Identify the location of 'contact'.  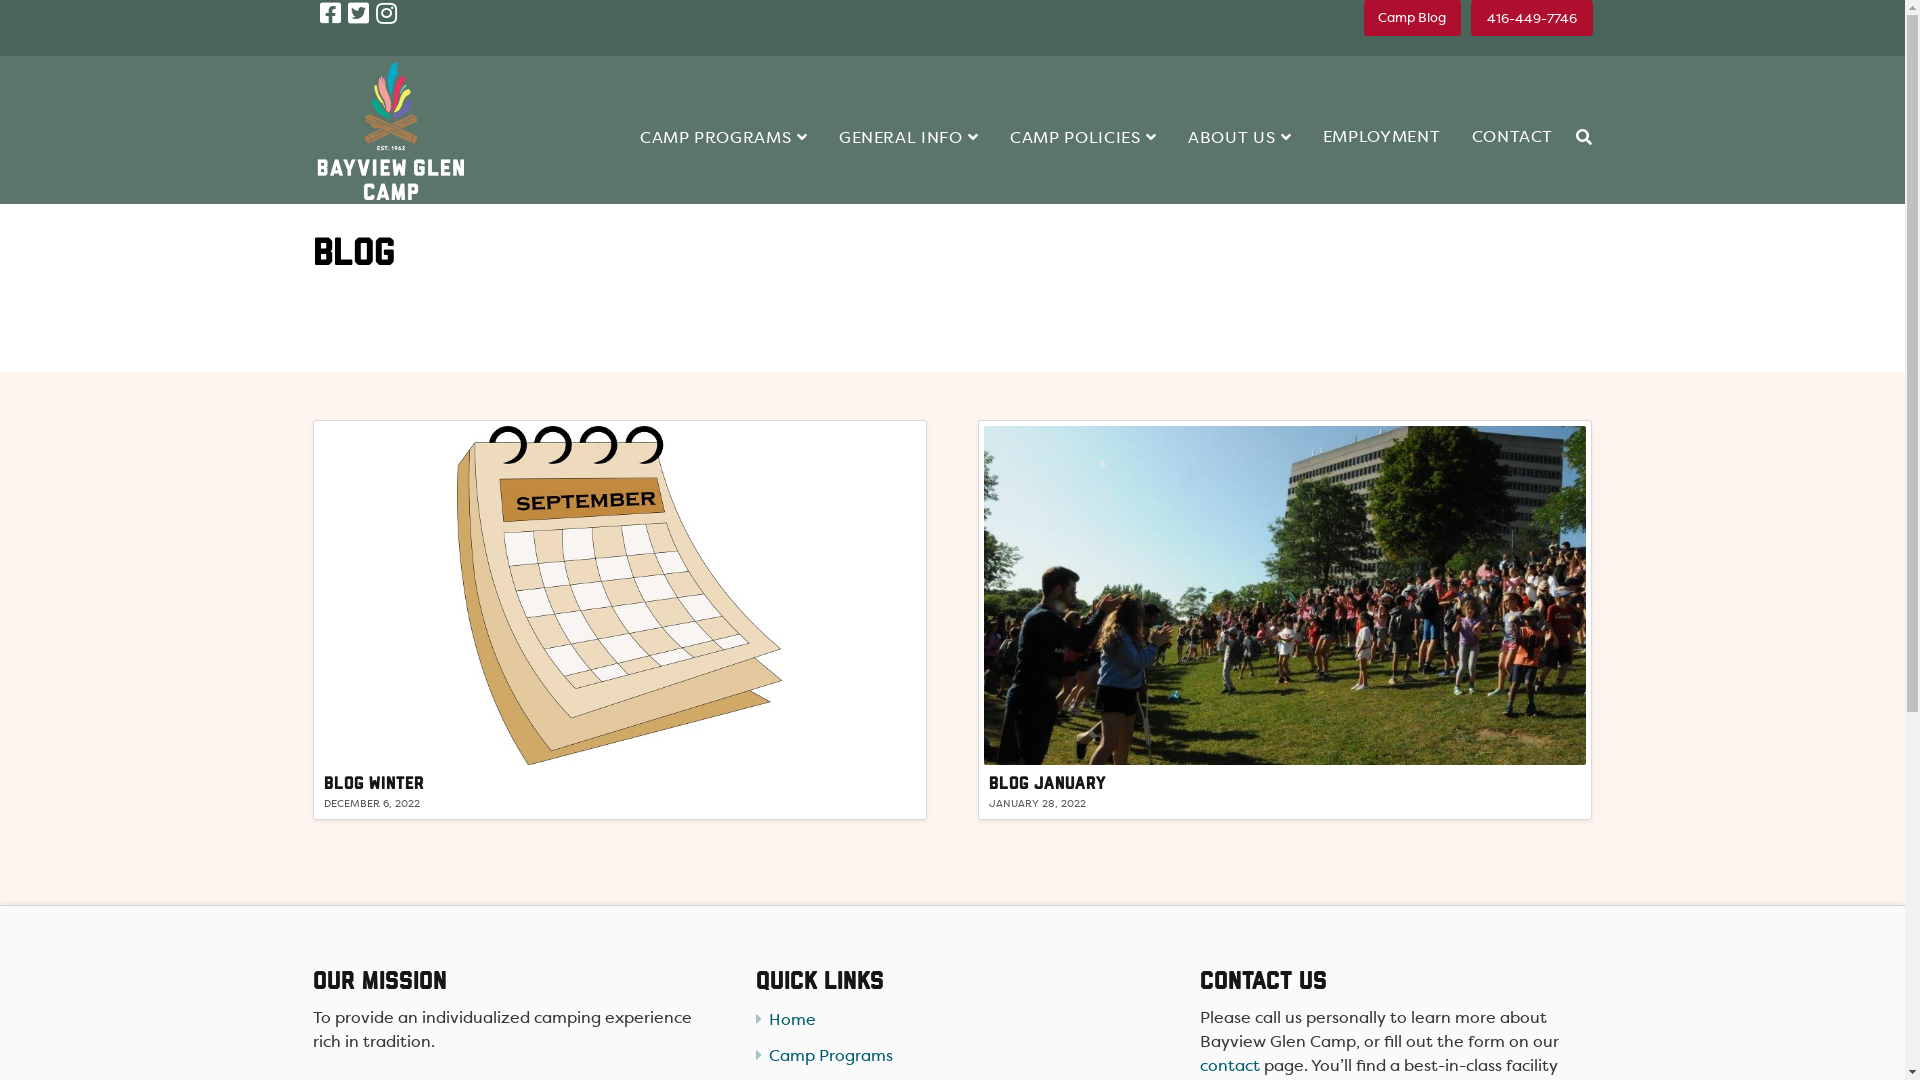
(1228, 1064).